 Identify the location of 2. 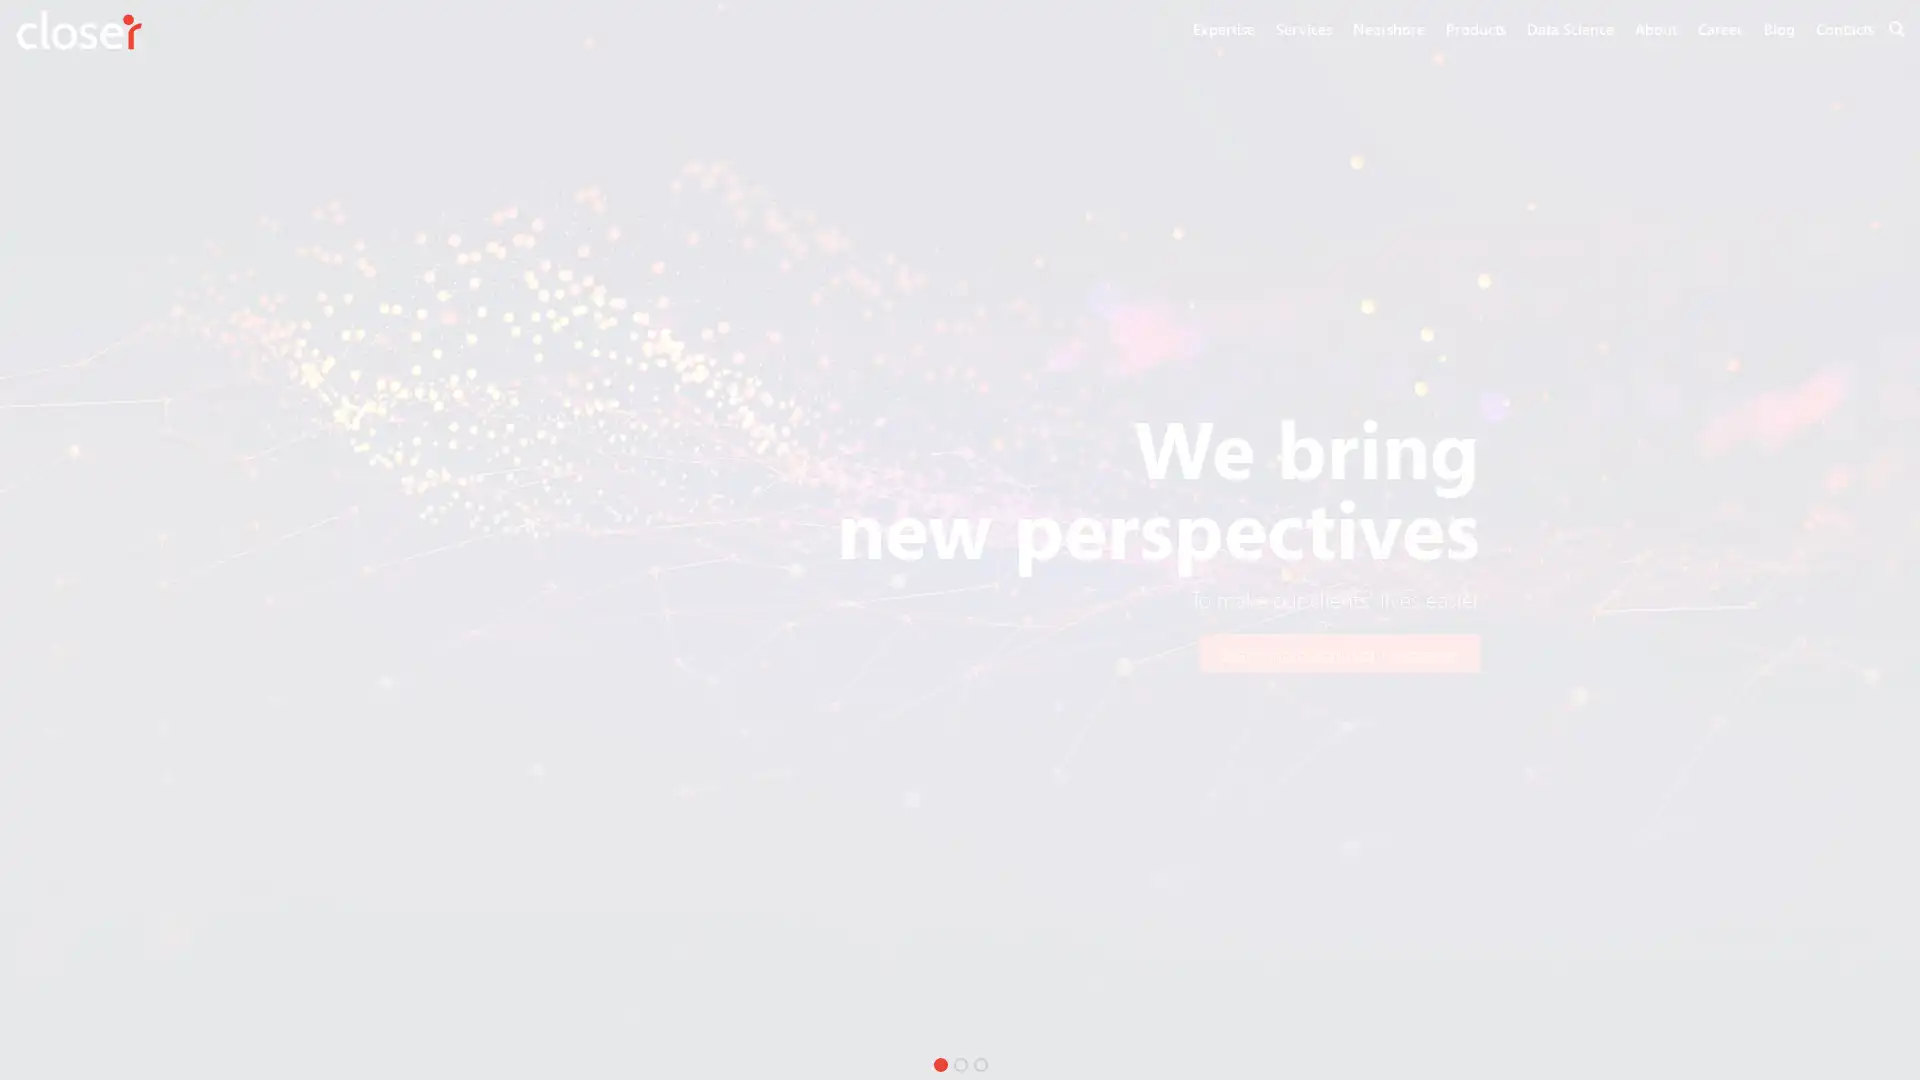
(960, 1063).